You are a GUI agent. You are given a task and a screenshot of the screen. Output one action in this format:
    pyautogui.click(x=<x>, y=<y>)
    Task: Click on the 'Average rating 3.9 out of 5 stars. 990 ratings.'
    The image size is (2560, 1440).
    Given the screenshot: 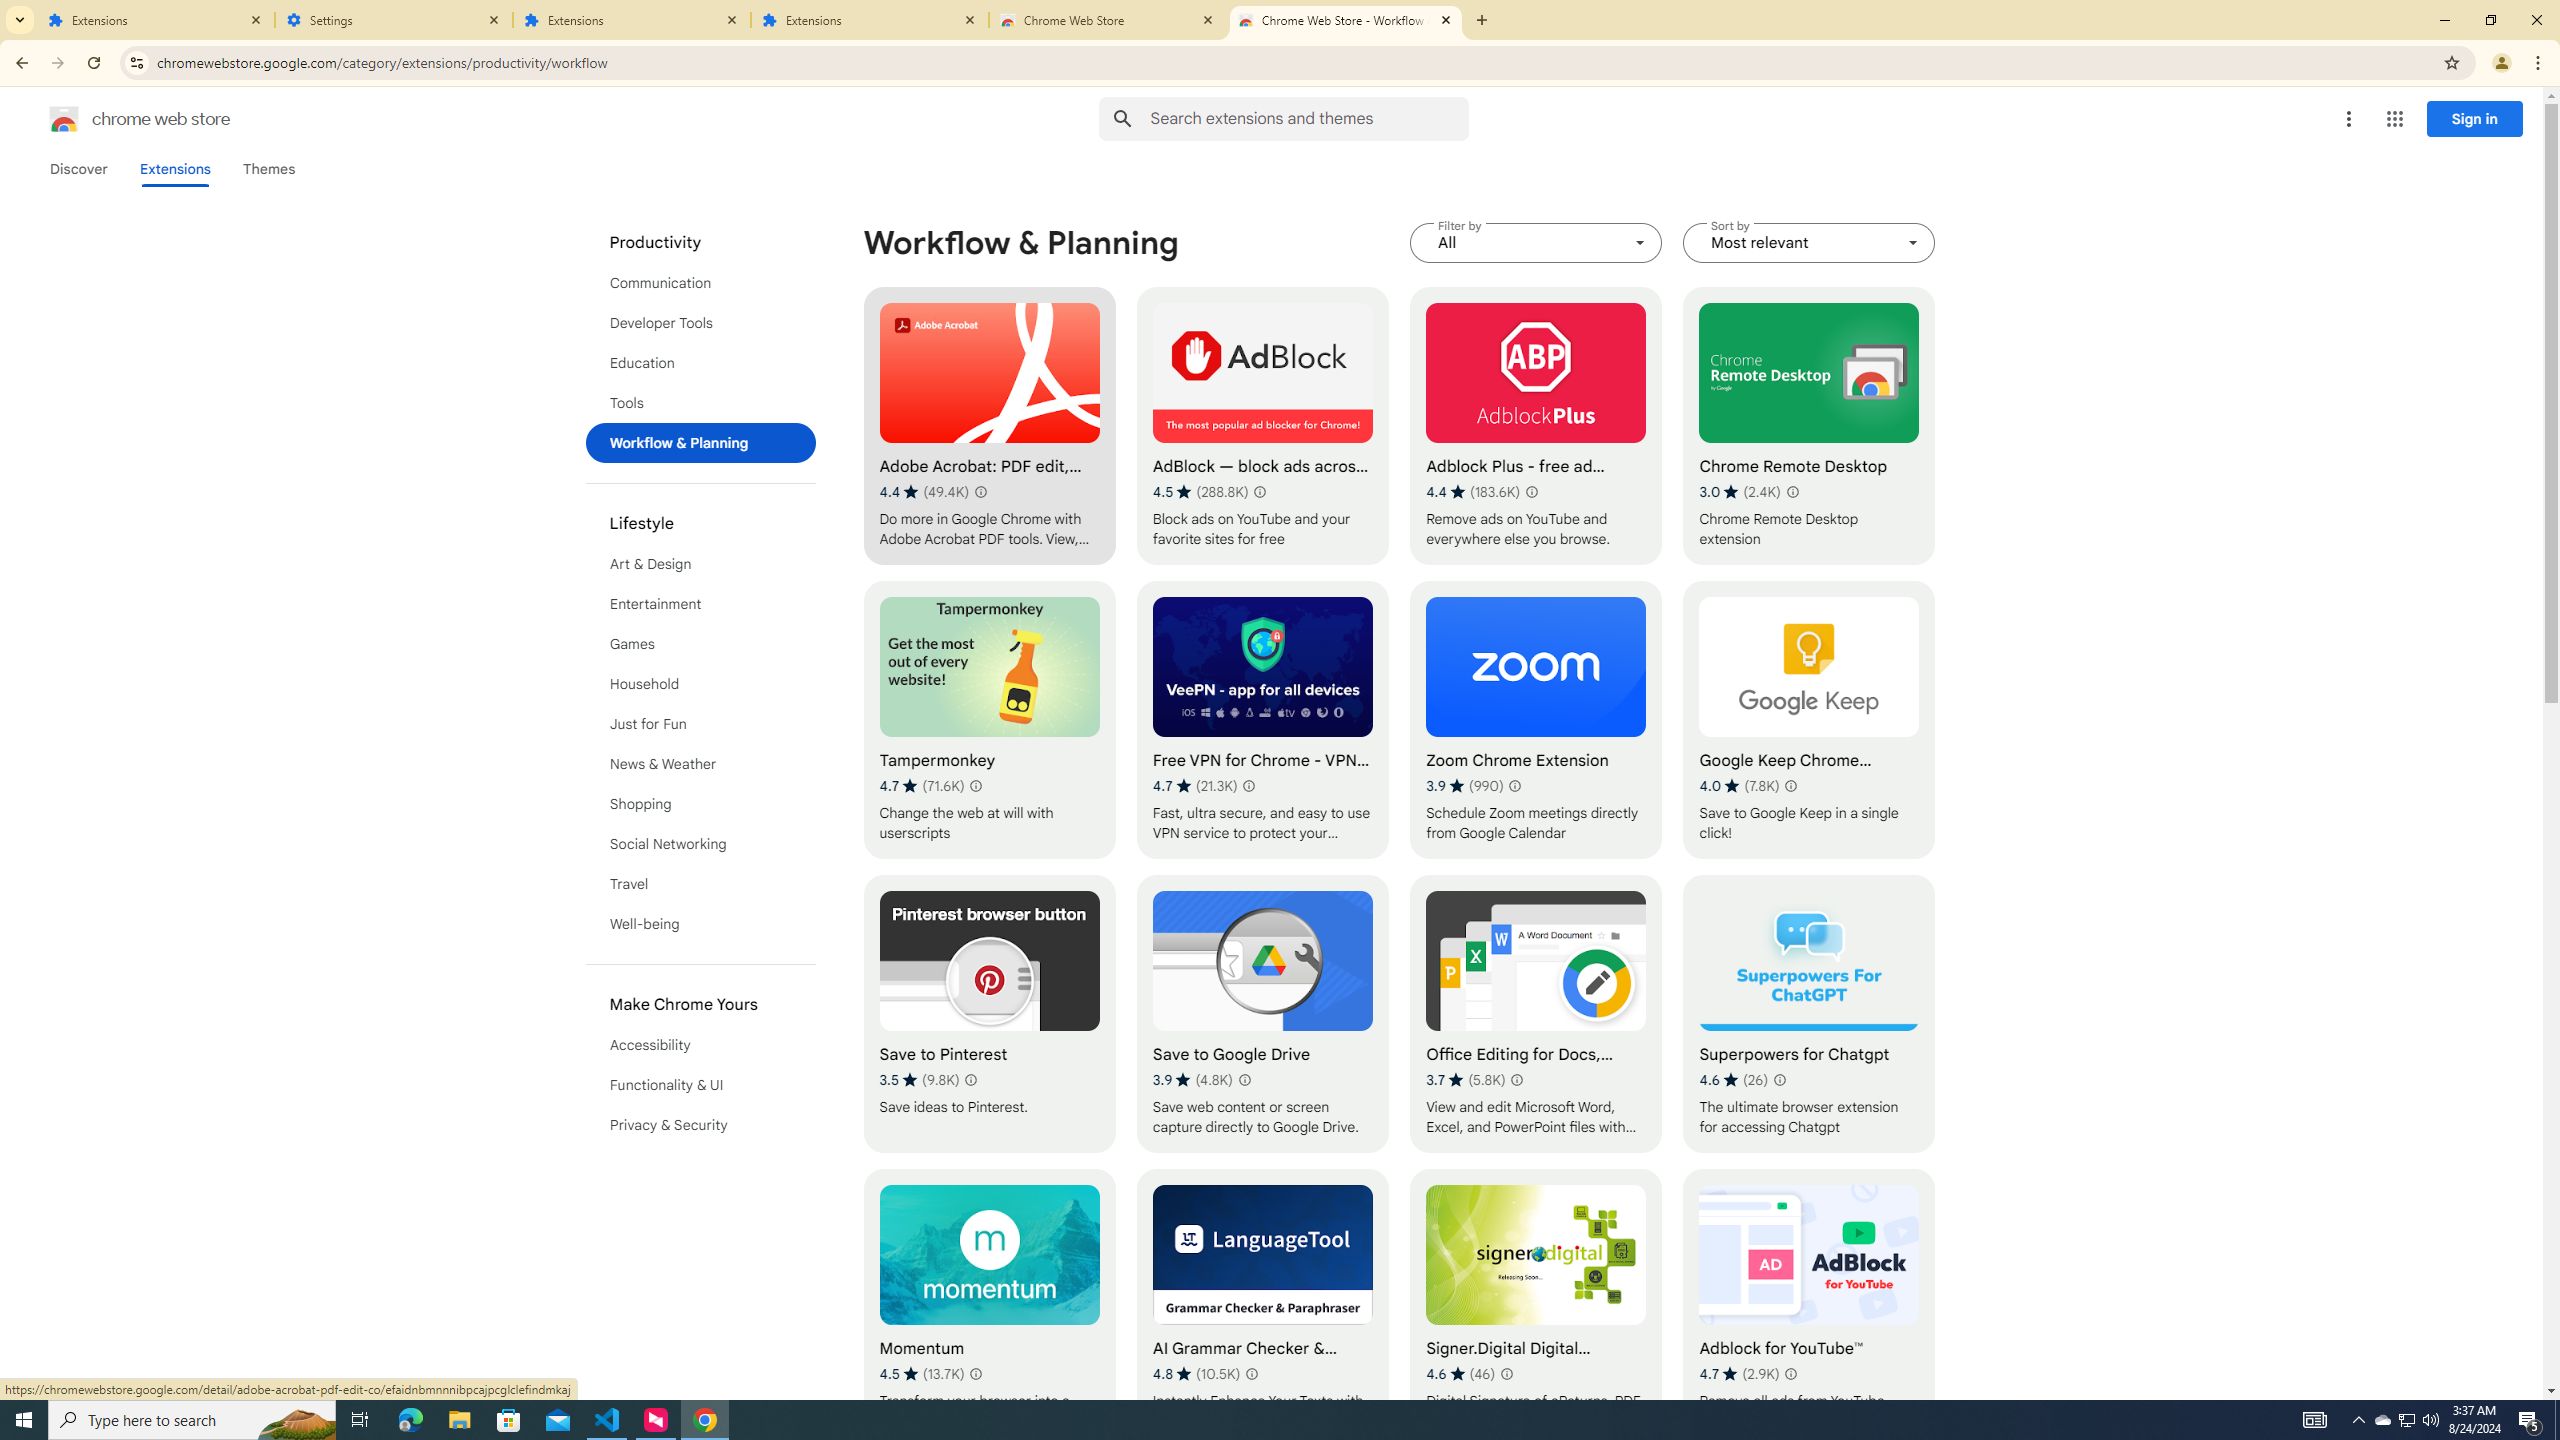 What is the action you would take?
    pyautogui.click(x=1464, y=785)
    